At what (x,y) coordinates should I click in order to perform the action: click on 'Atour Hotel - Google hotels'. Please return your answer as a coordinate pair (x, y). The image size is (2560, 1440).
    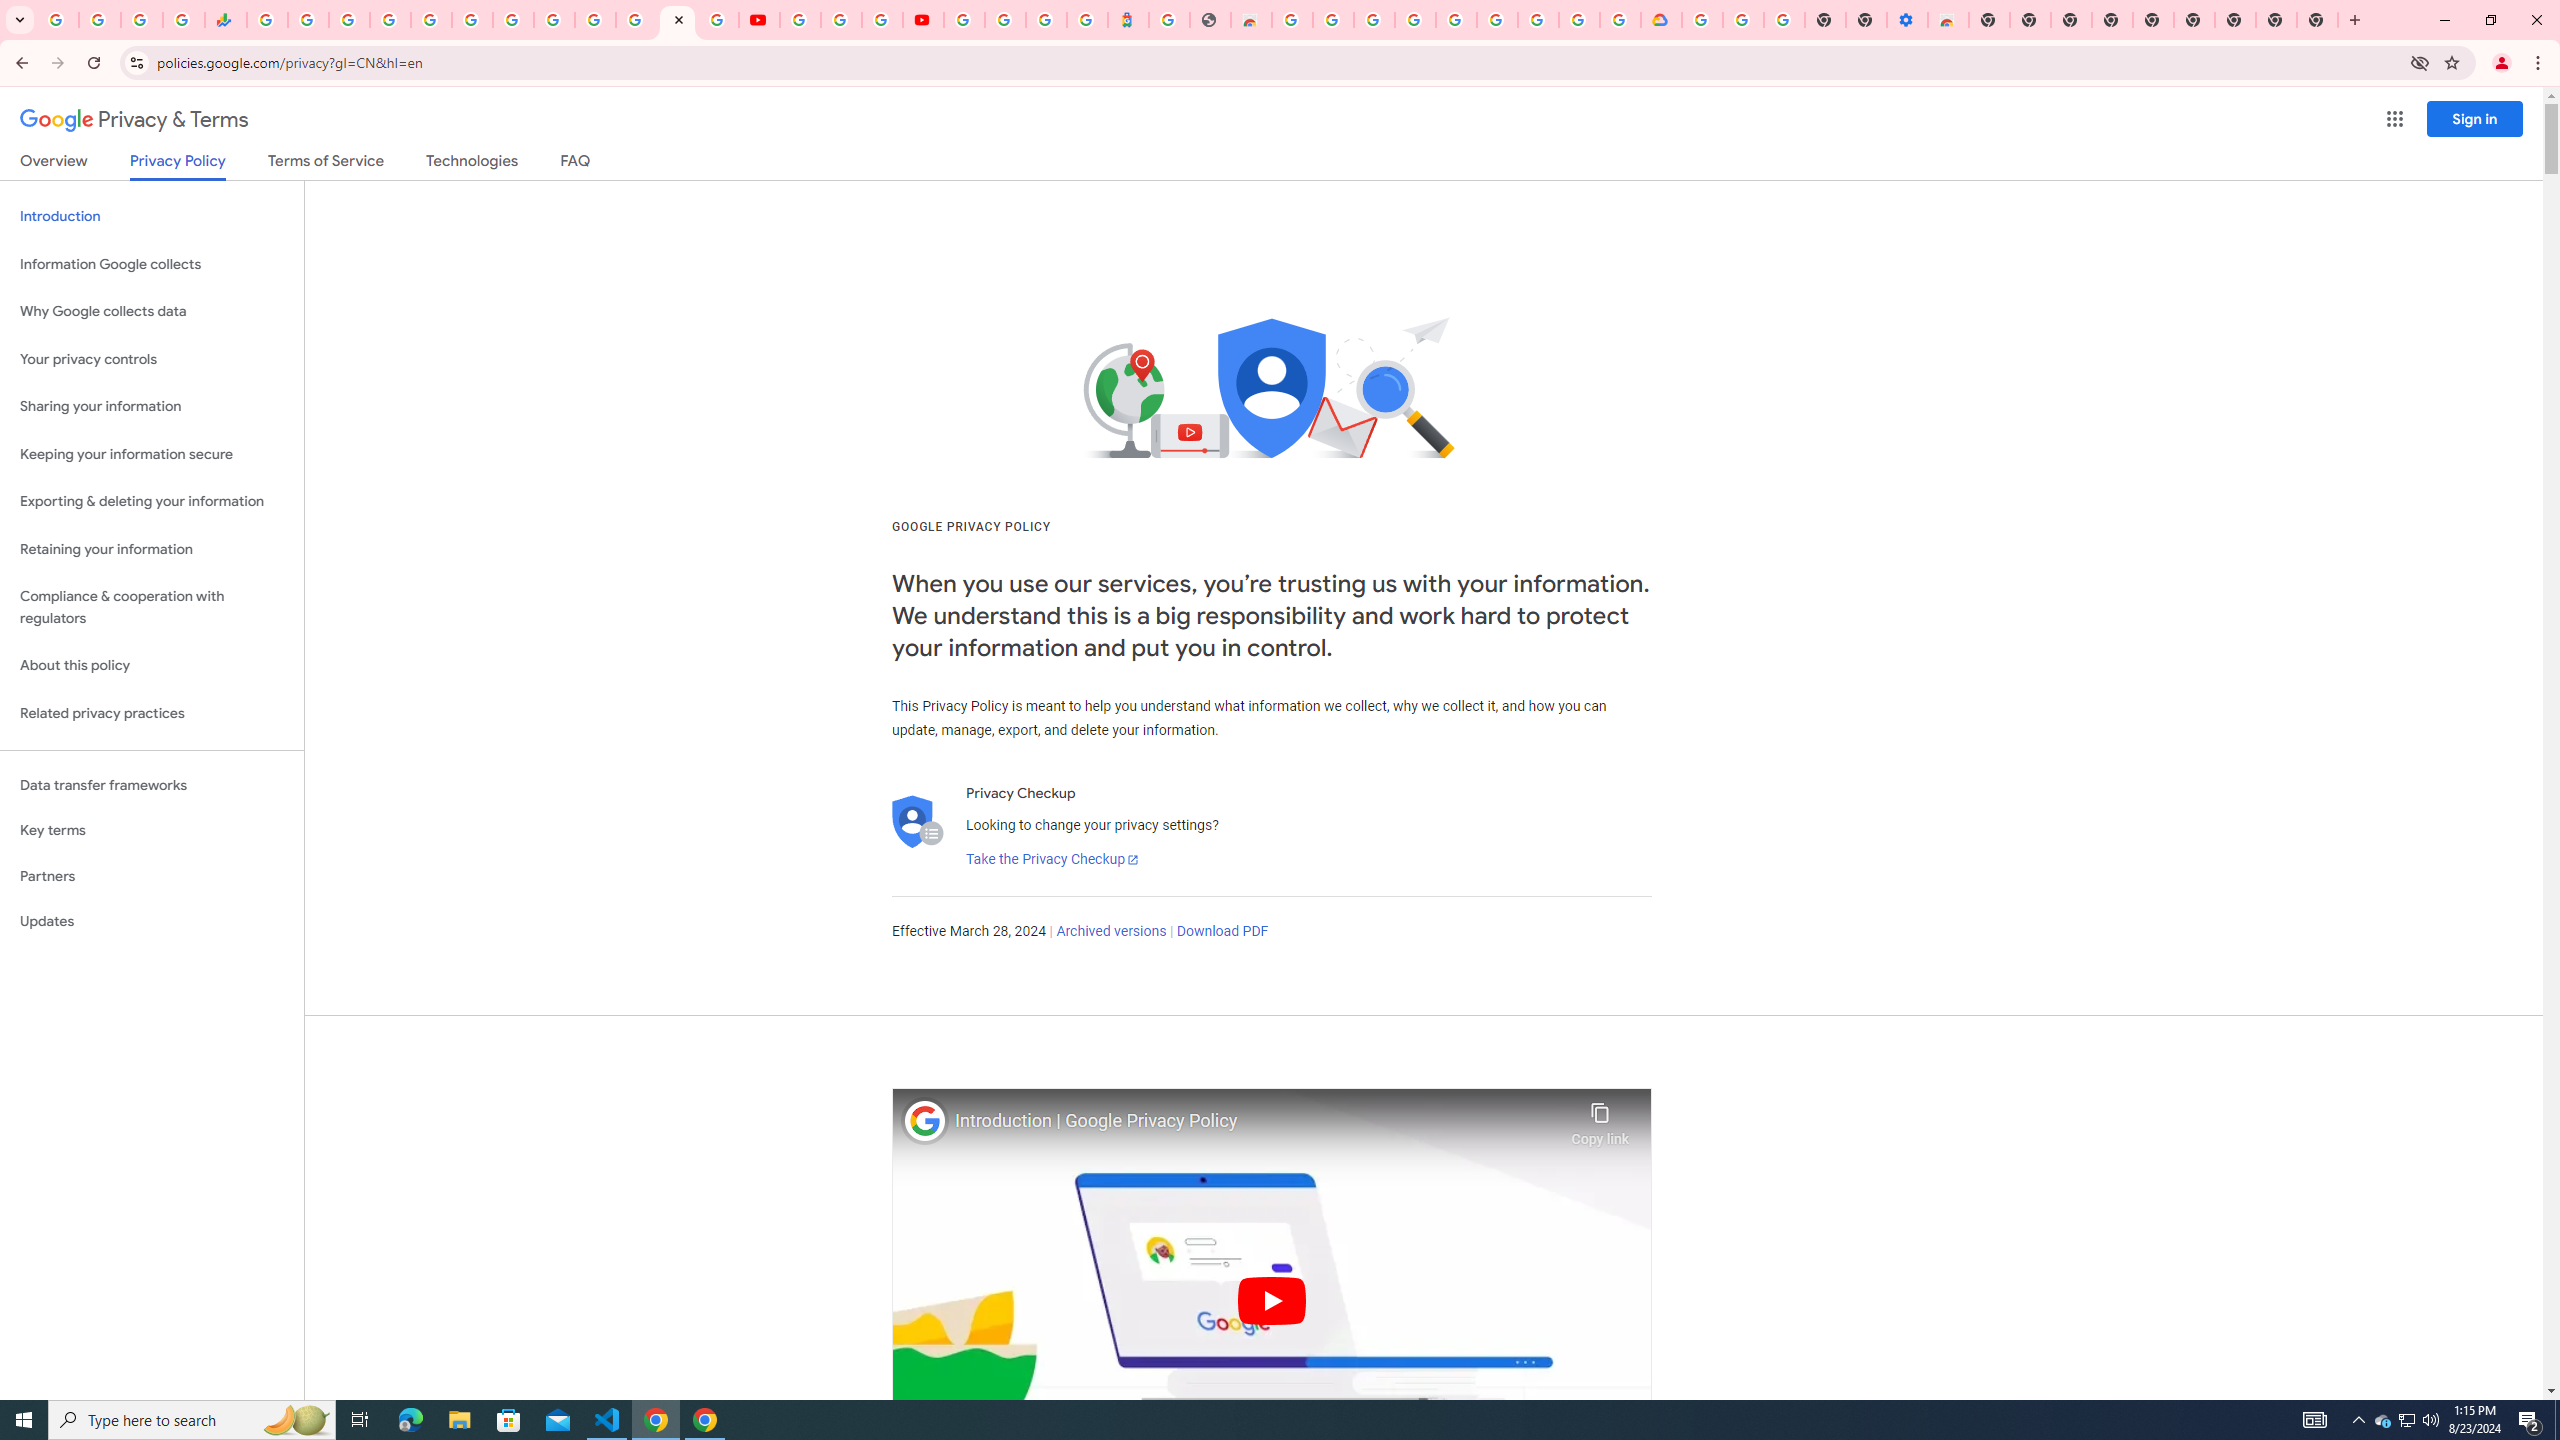
    Looking at the image, I should click on (1126, 19).